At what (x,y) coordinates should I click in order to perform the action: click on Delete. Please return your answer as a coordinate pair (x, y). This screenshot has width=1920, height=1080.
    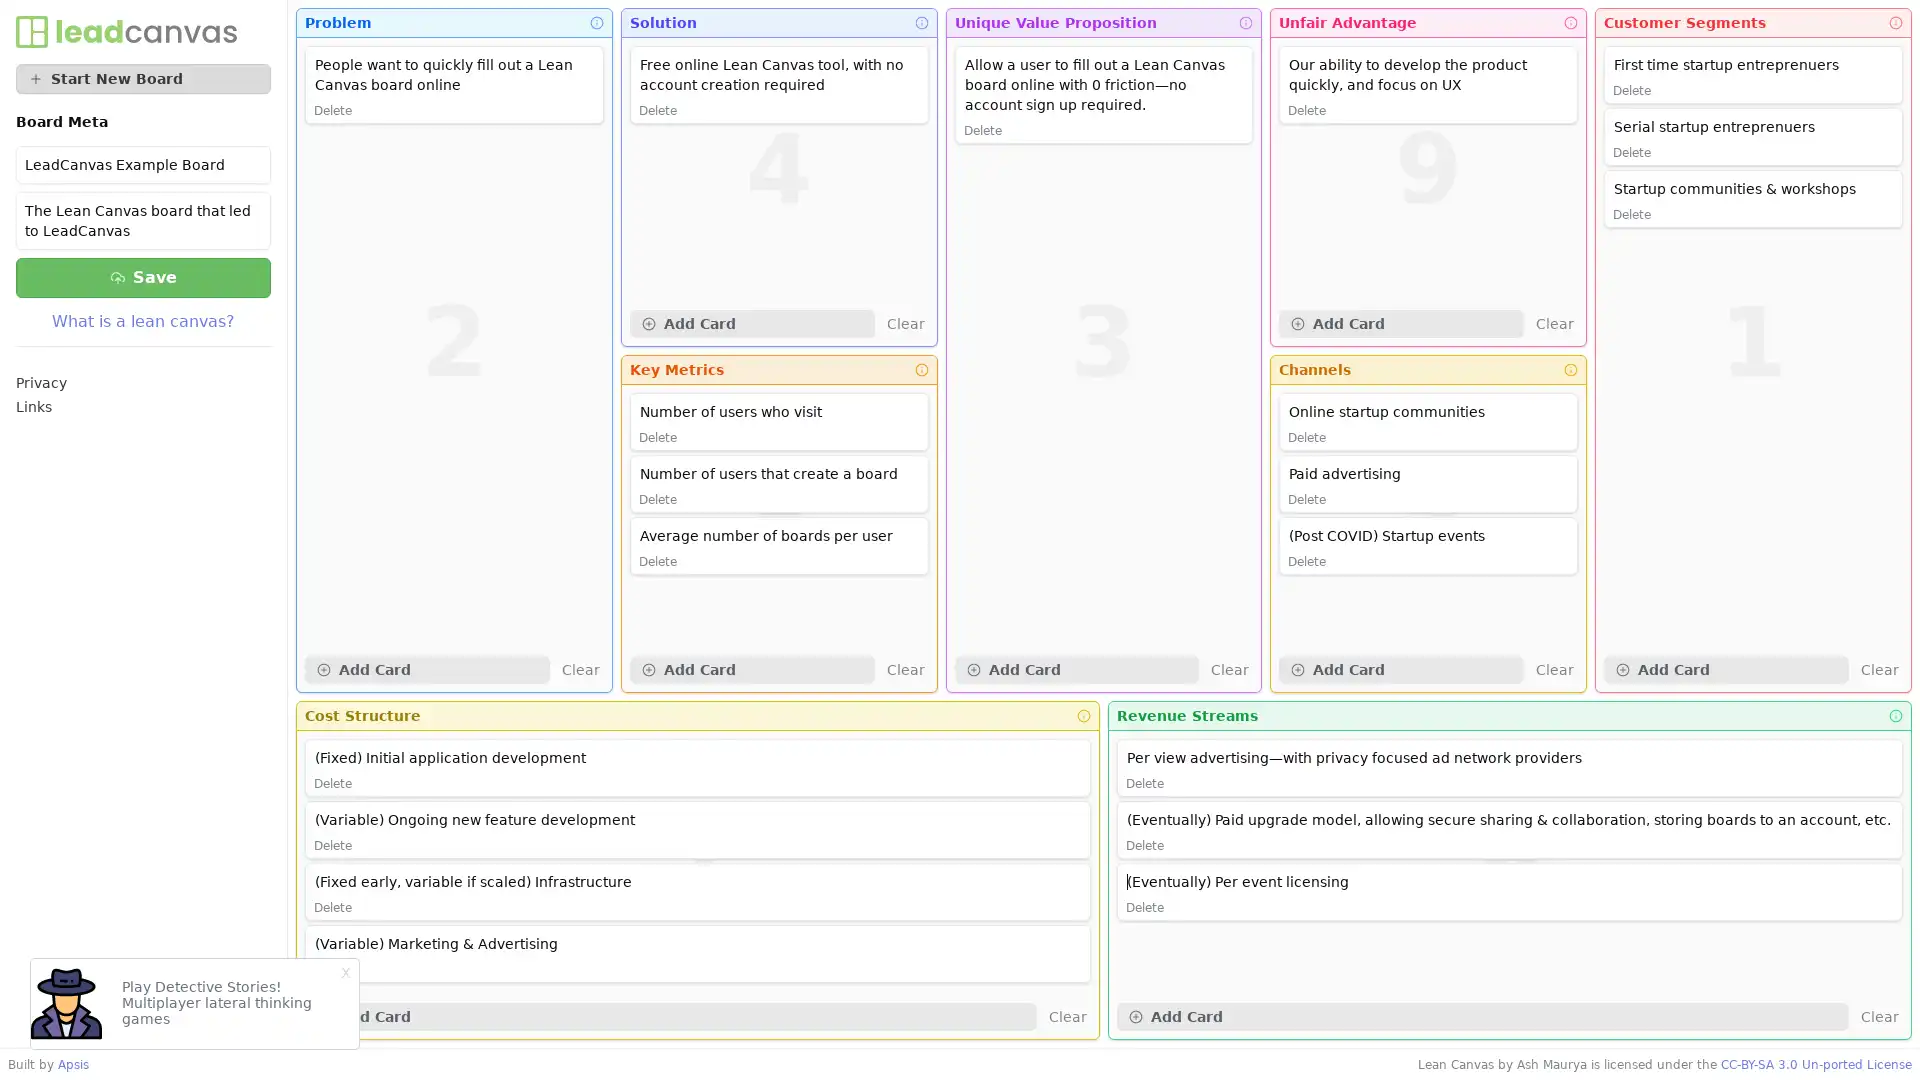
    Looking at the image, I should click on (657, 111).